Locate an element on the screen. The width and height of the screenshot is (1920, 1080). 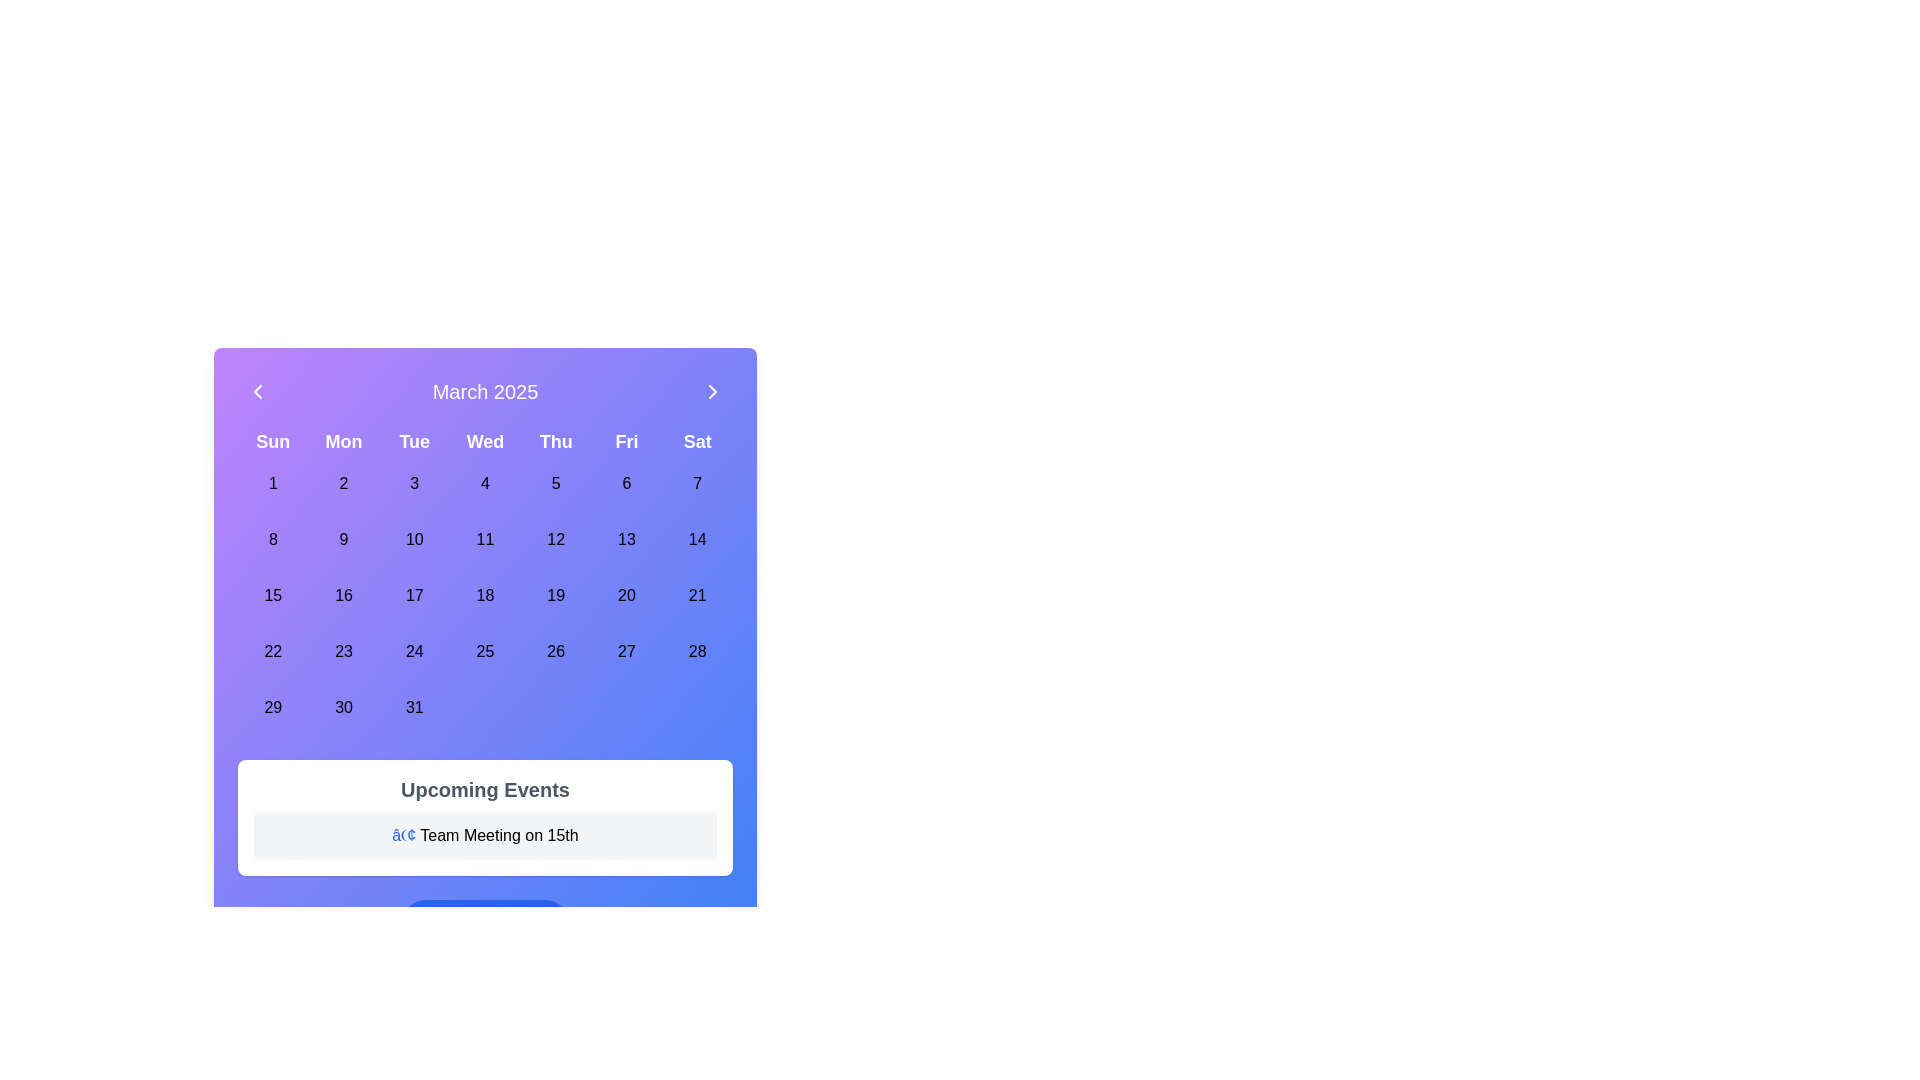
the static label displaying the text 'Wed', which is styled in white with a bold font on a gradient background of purple and blue, located centrally in the top section of the calendar view is located at coordinates (485, 441).